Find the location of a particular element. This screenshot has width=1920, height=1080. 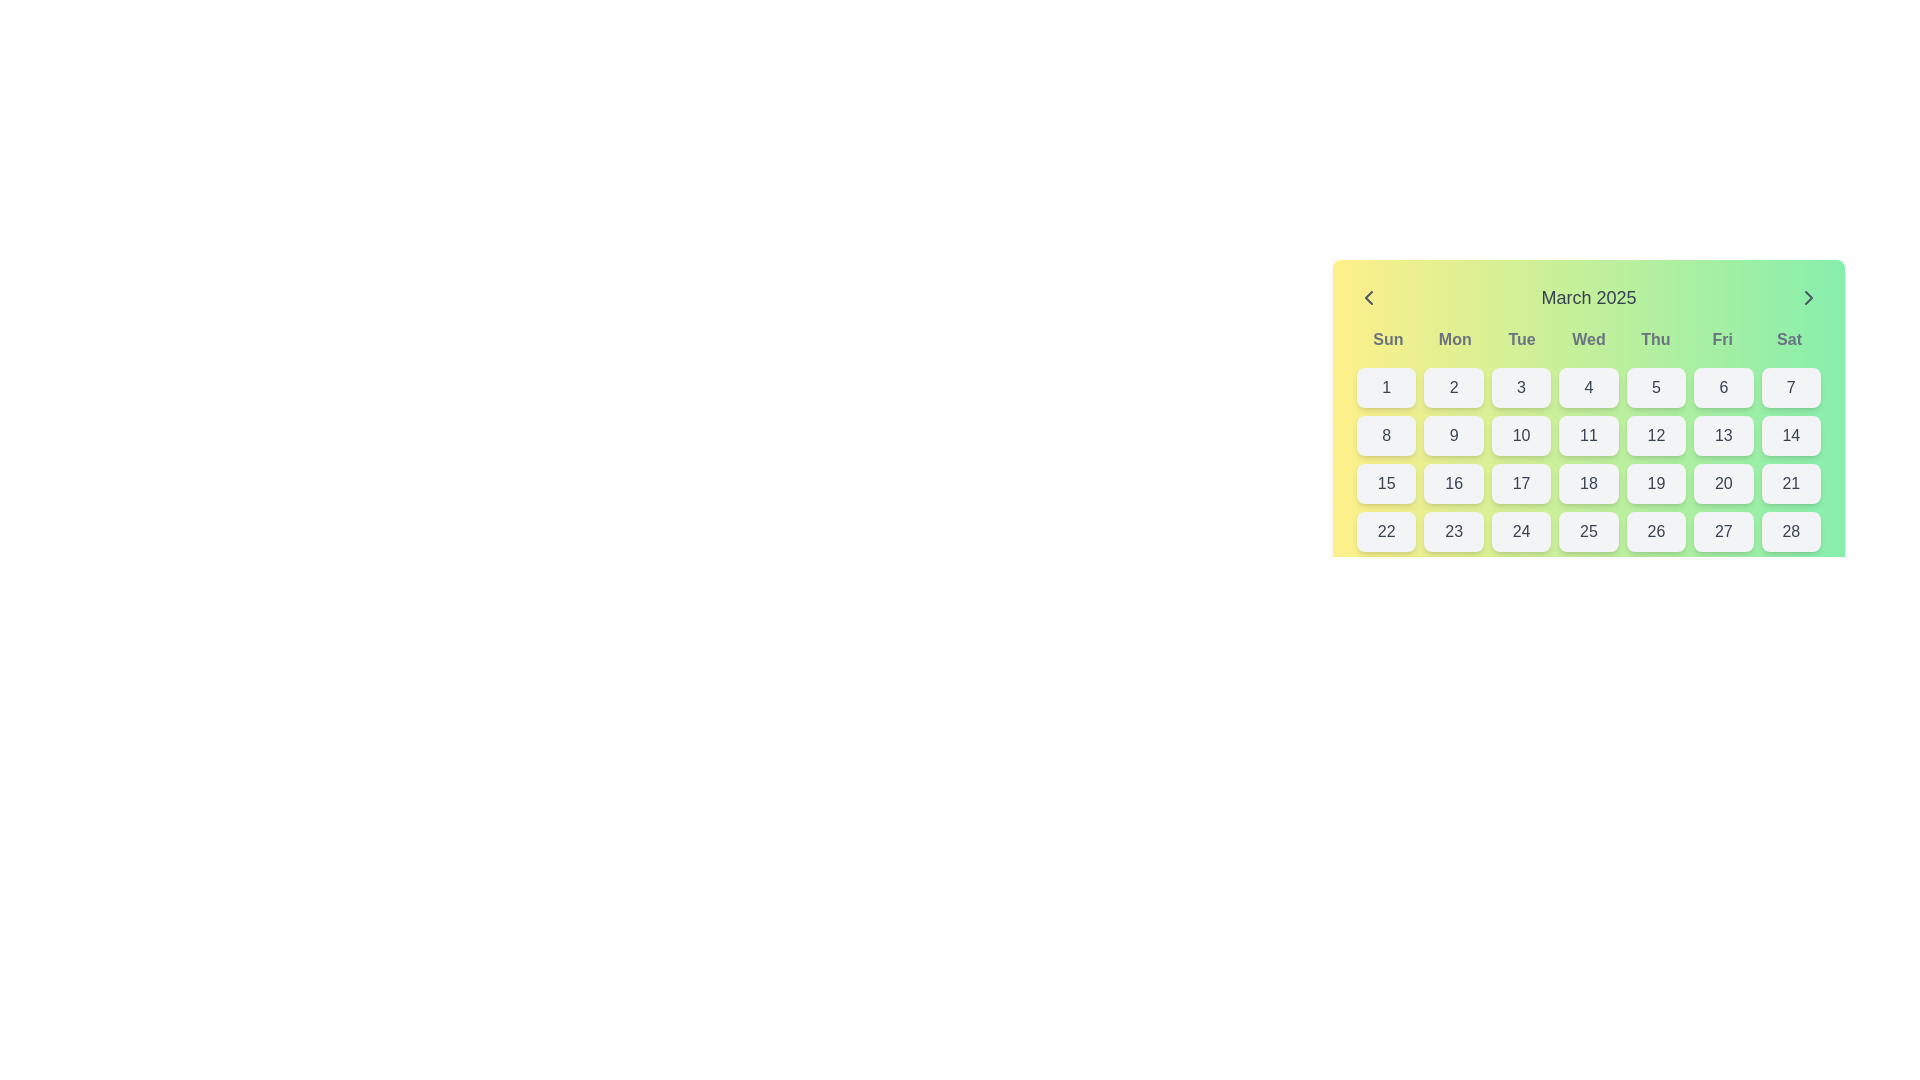

the Interactive calendar day button is located at coordinates (1385, 483).